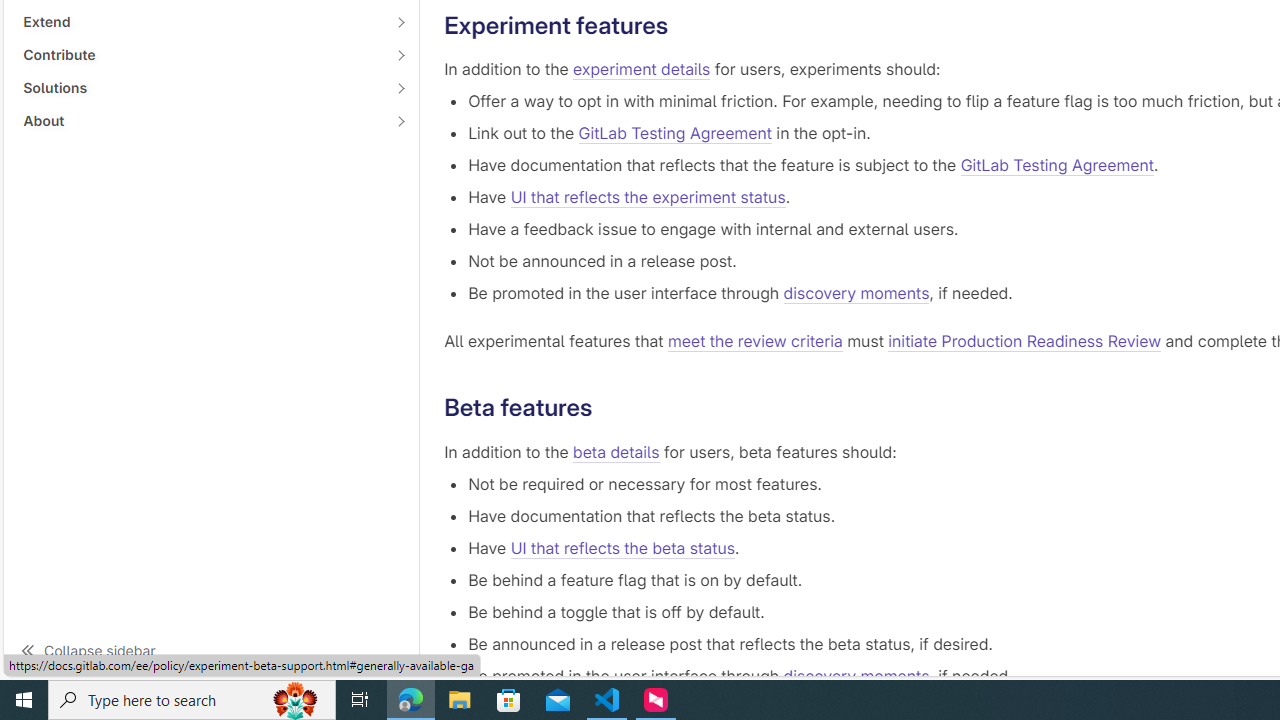  Describe the element at coordinates (200, 21) in the screenshot. I see `'Extend'` at that location.